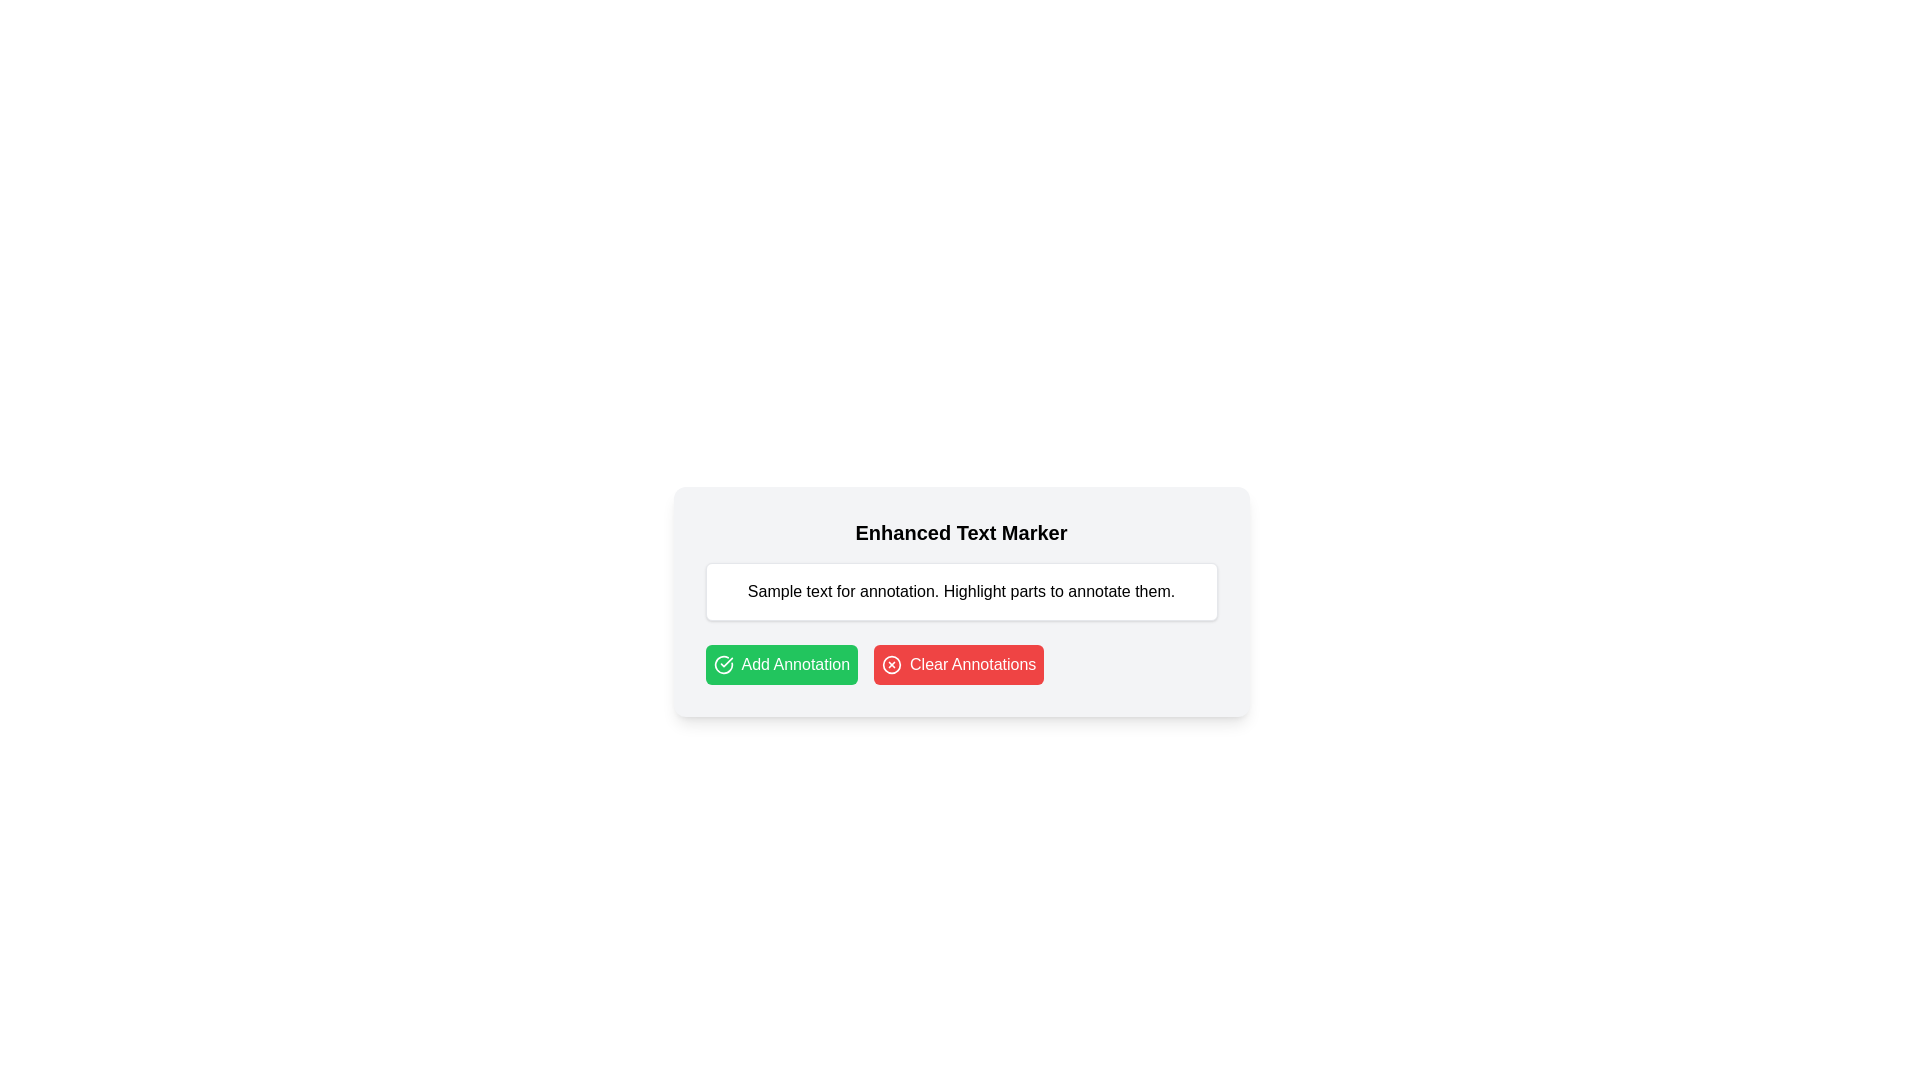 The image size is (1920, 1080). I want to click on the second character 'a' in the word 'Sample' within the sentence 'Sample text for annotation.', so click(762, 590).